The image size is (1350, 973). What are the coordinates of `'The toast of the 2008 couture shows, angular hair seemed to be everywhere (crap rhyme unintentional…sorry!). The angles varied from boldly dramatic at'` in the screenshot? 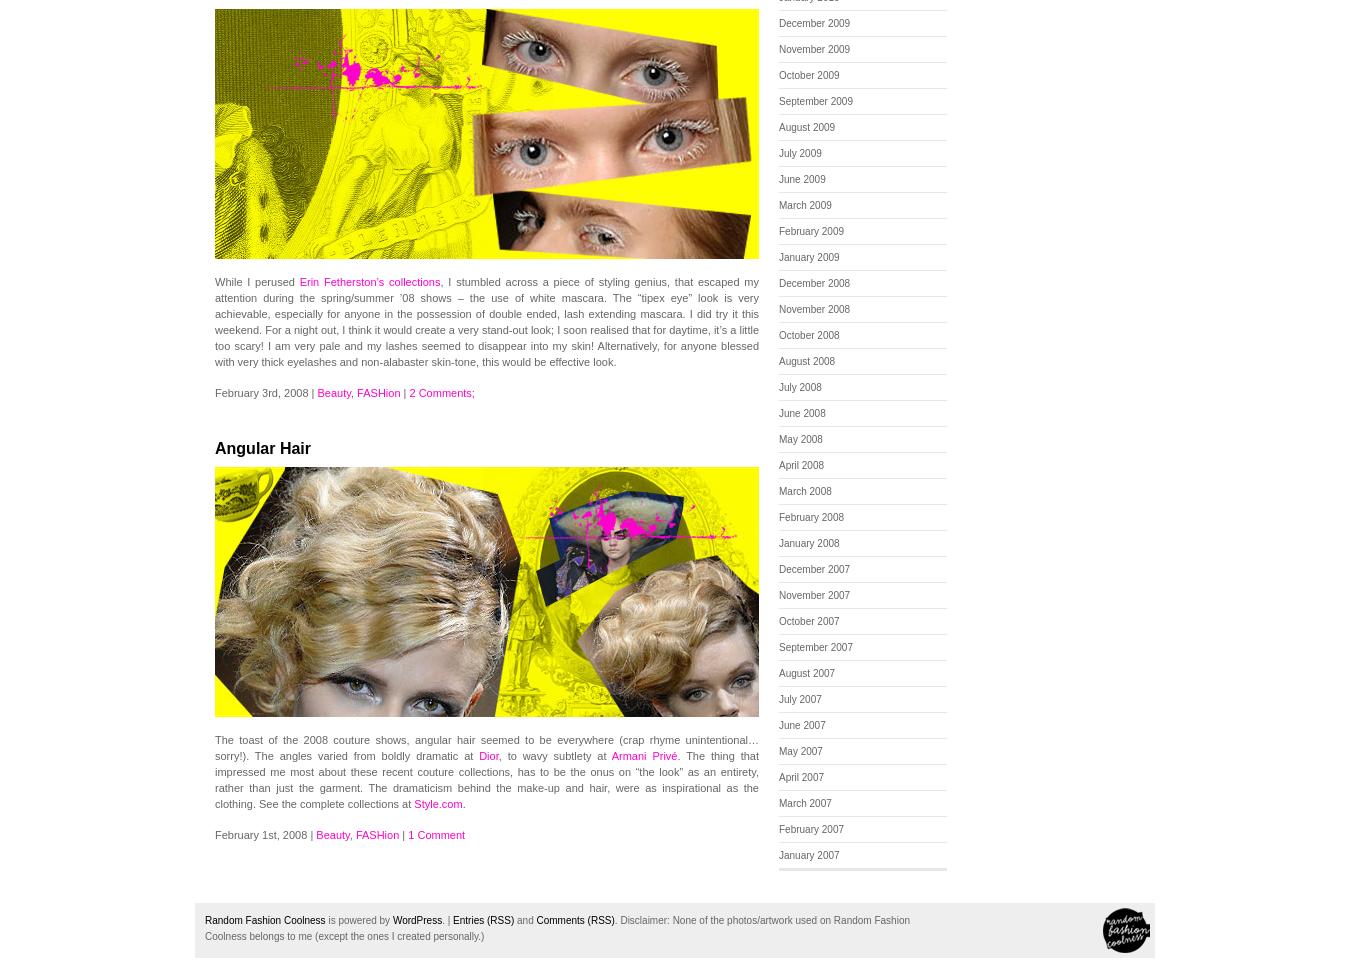 It's located at (485, 748).